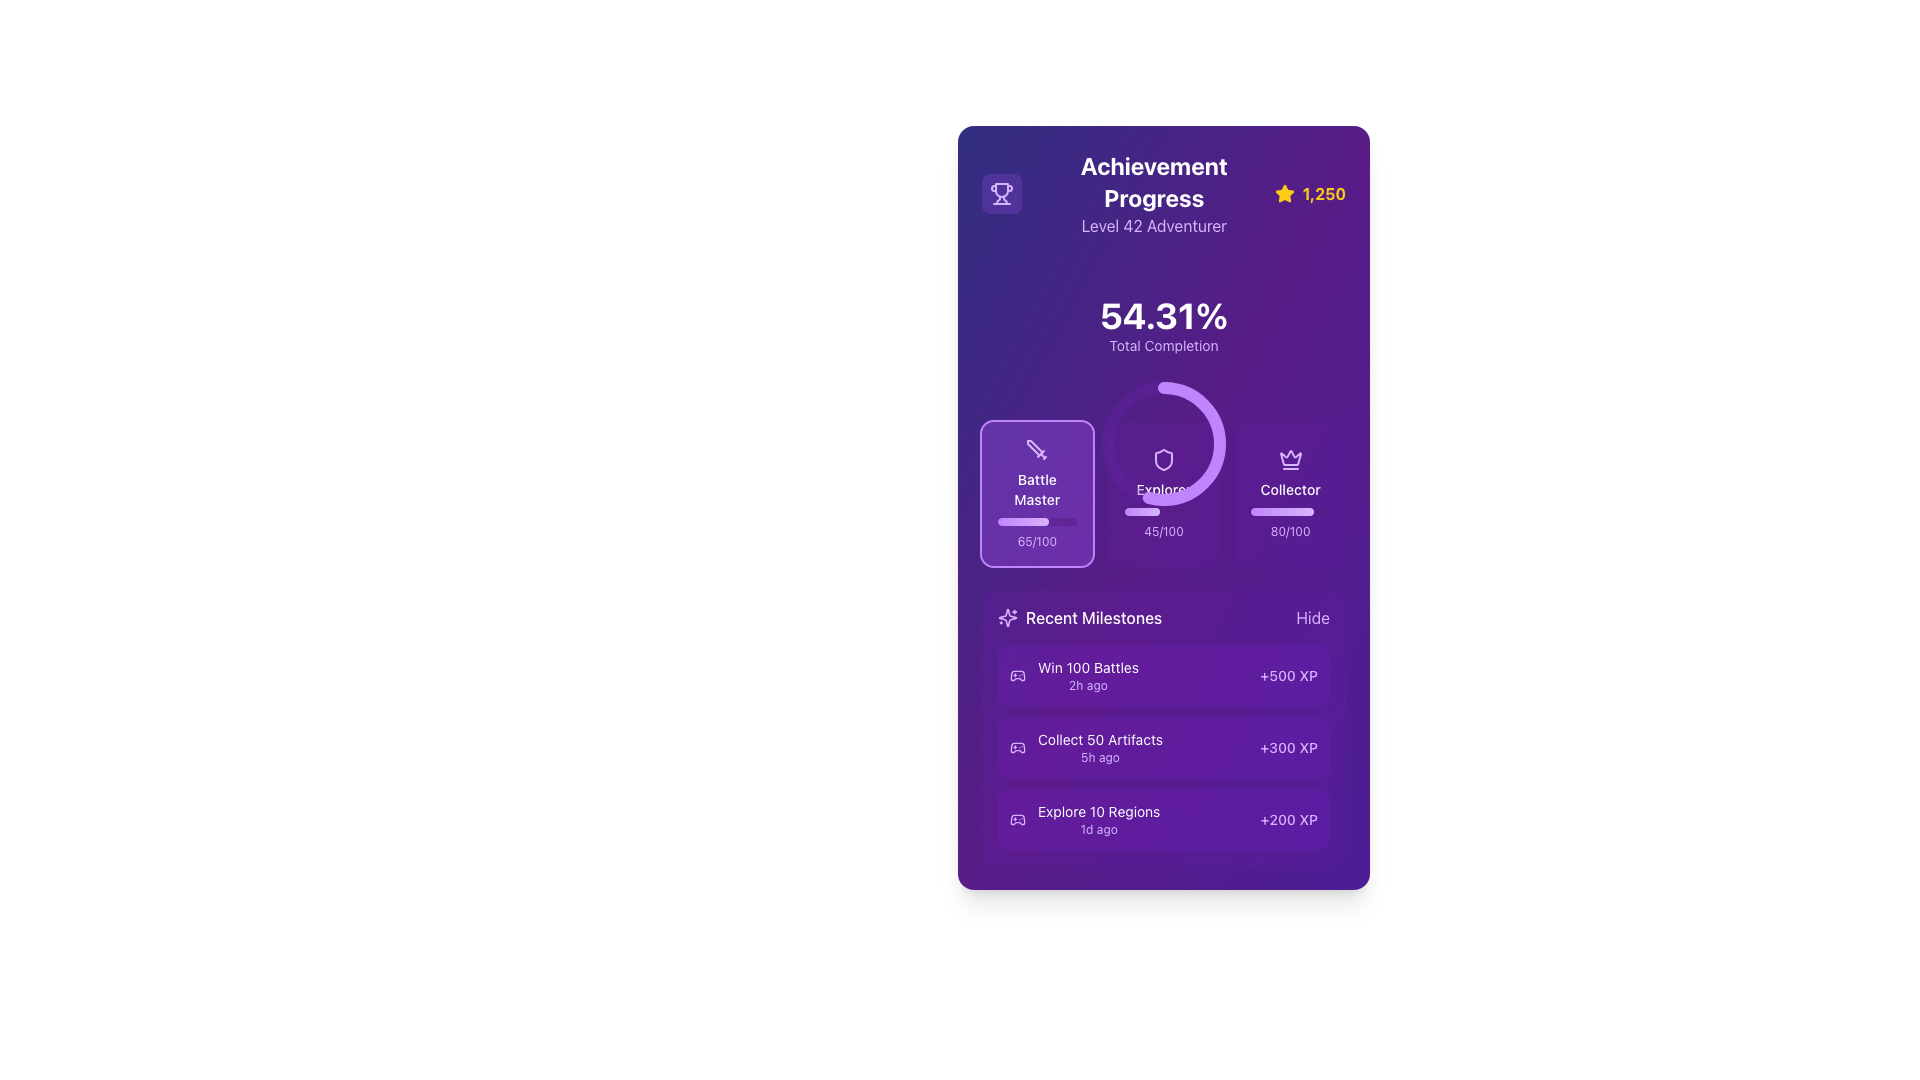  Describe the element at coordinates (1087, 685) in the screenshot. I see `the text label displaying '2h ago', which is styled in light purple and is located directly below the label 'Win 100 Battles' in the 'Recent Milestones' section` at that location.